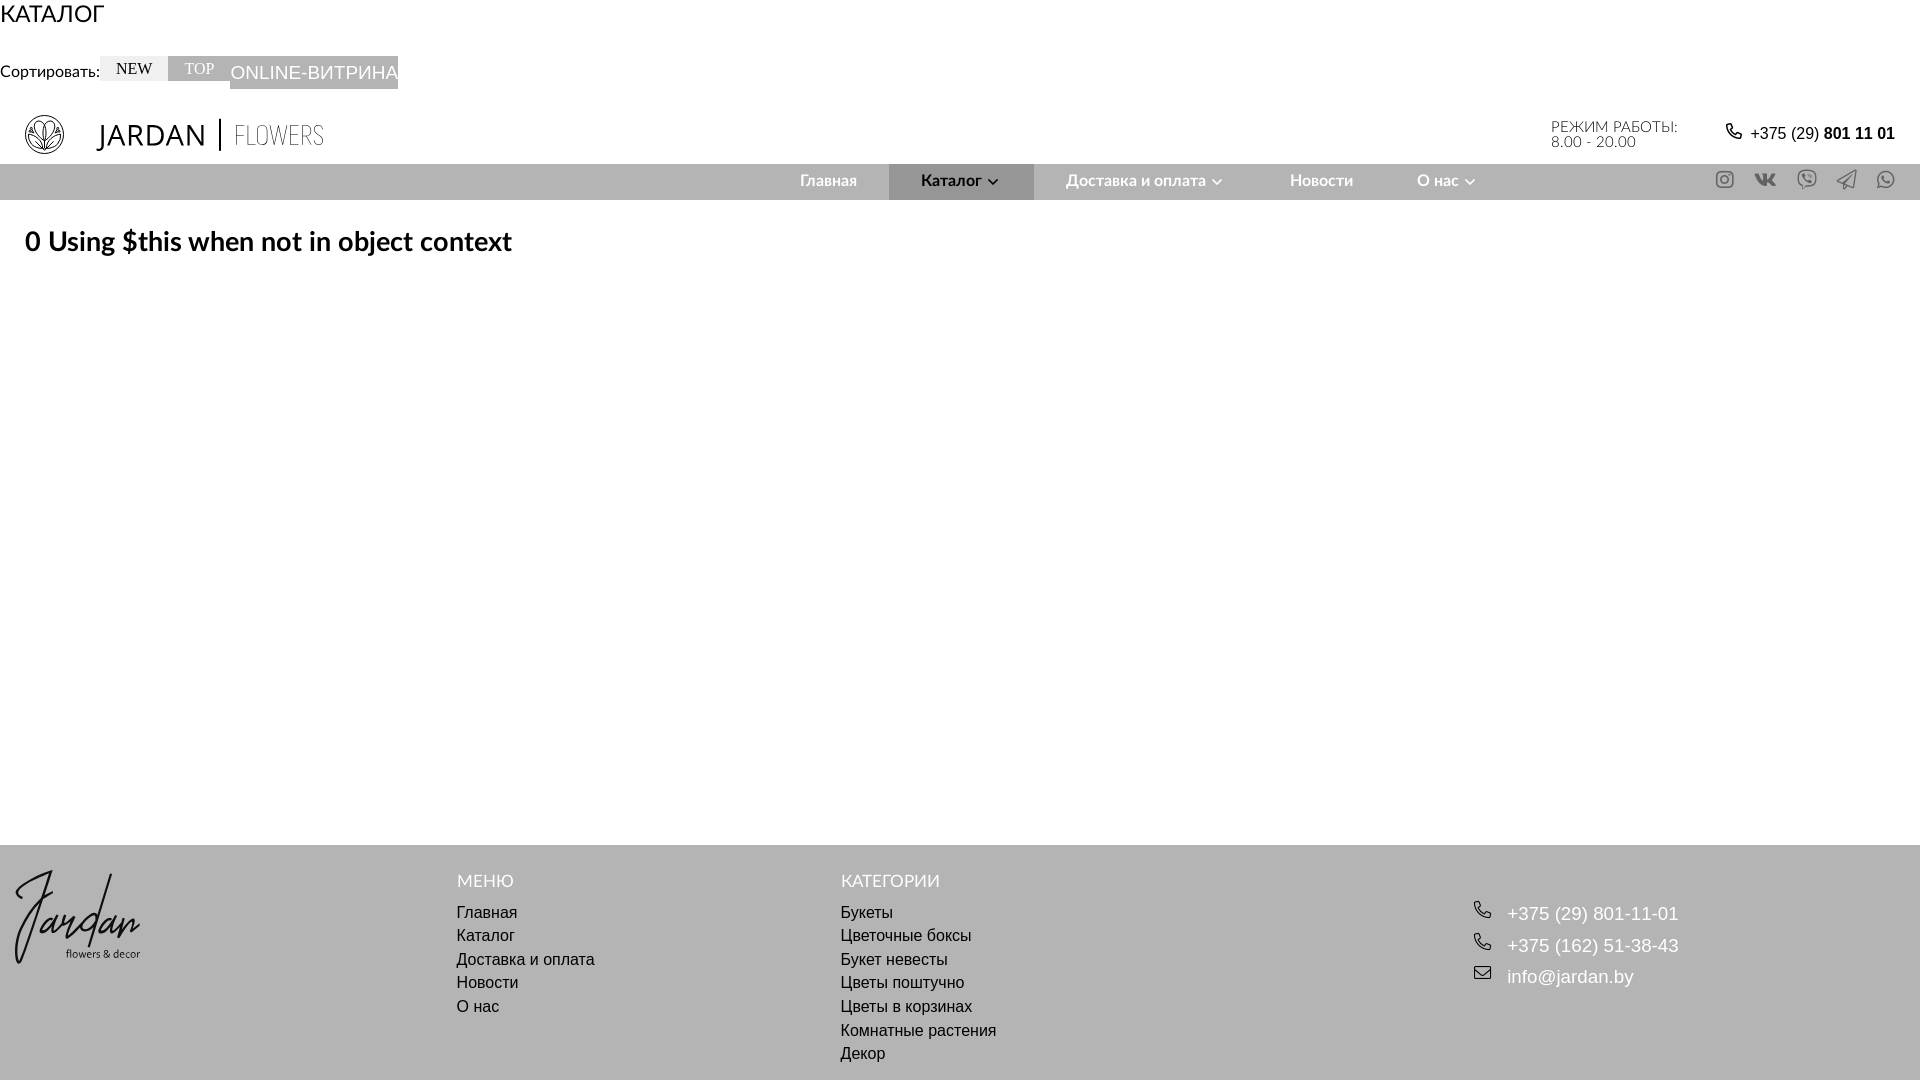  Describe the element at coordinates (1822, 135) in the screenshot. I see `'+375 (29) 801 11 01'` at that location.